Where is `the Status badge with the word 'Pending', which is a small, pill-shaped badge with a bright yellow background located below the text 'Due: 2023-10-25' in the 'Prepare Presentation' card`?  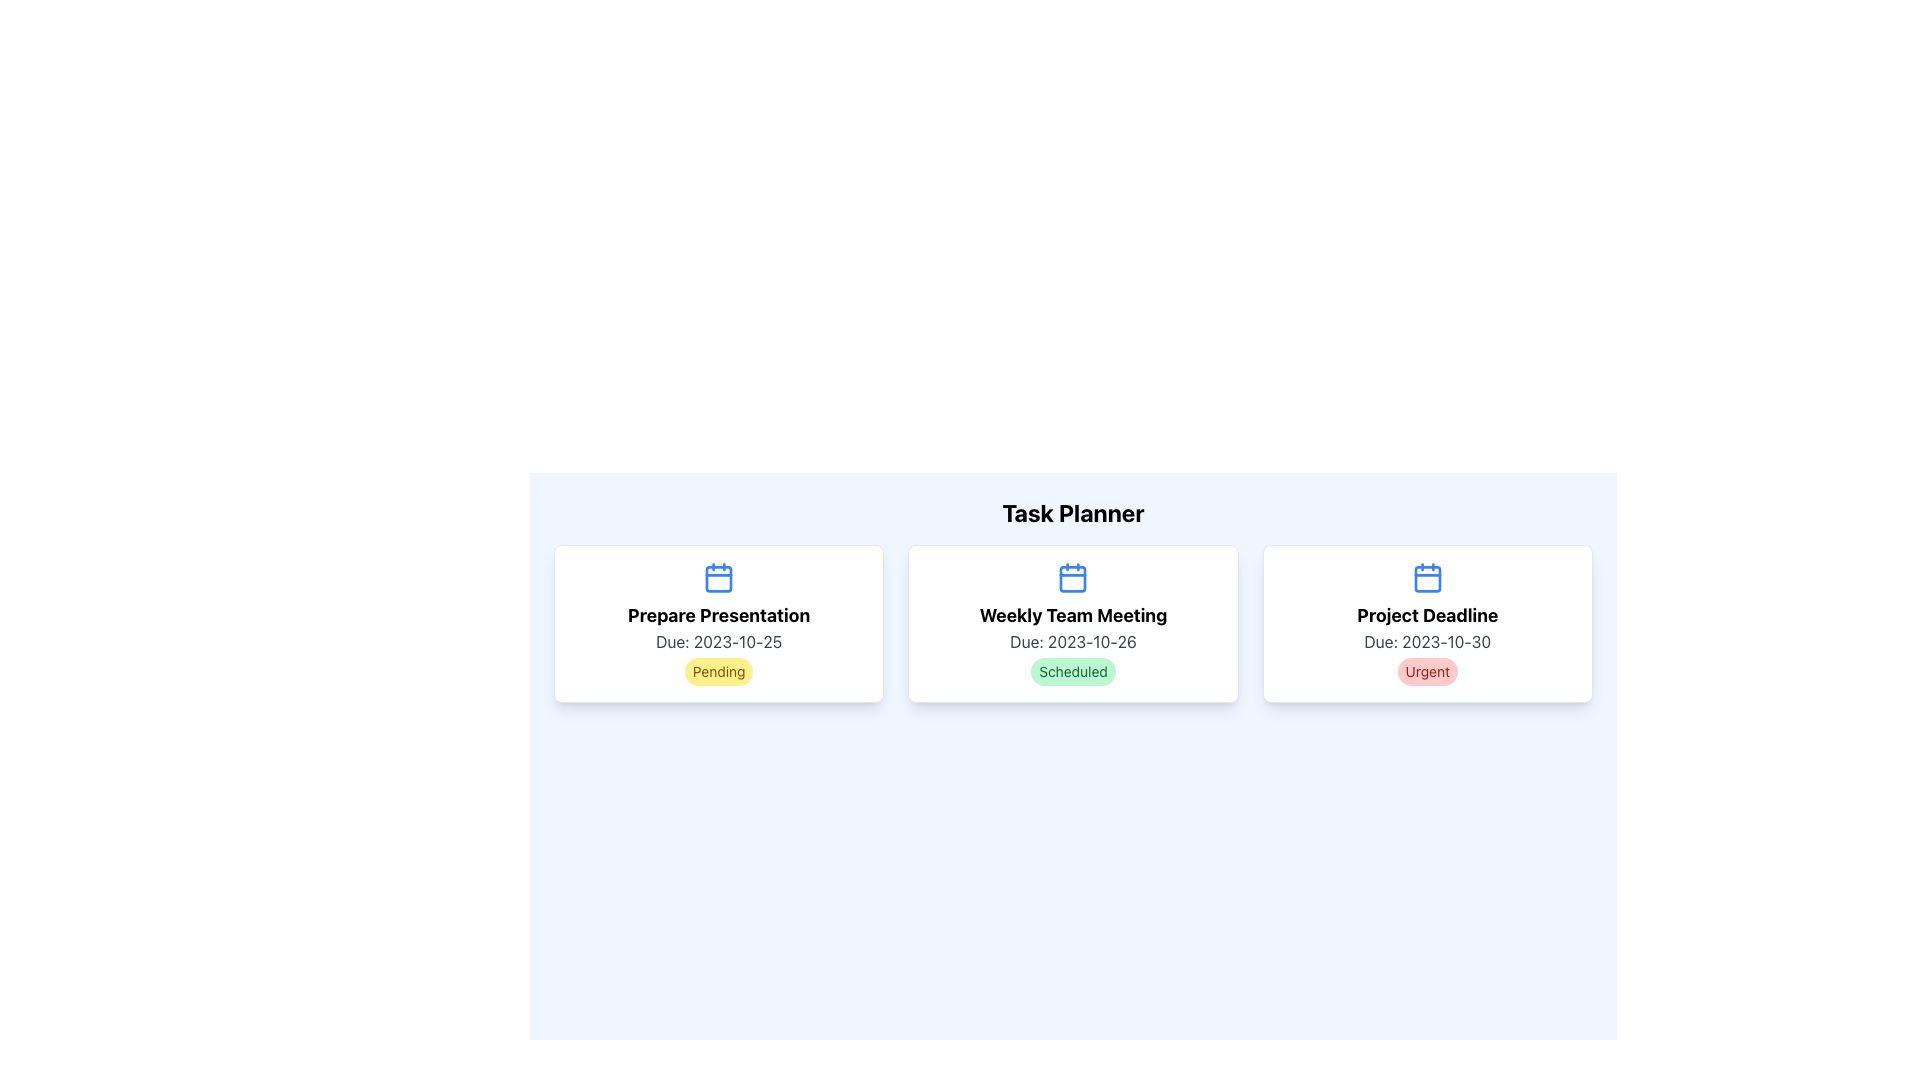 the Status badge with the word 'Pending', which is a small, pill-shaped badge with a bright yellow background located below the text 'Due: 2023-10-25' in the 'Prepare Presentation' card is located at coordinates (719, 671).